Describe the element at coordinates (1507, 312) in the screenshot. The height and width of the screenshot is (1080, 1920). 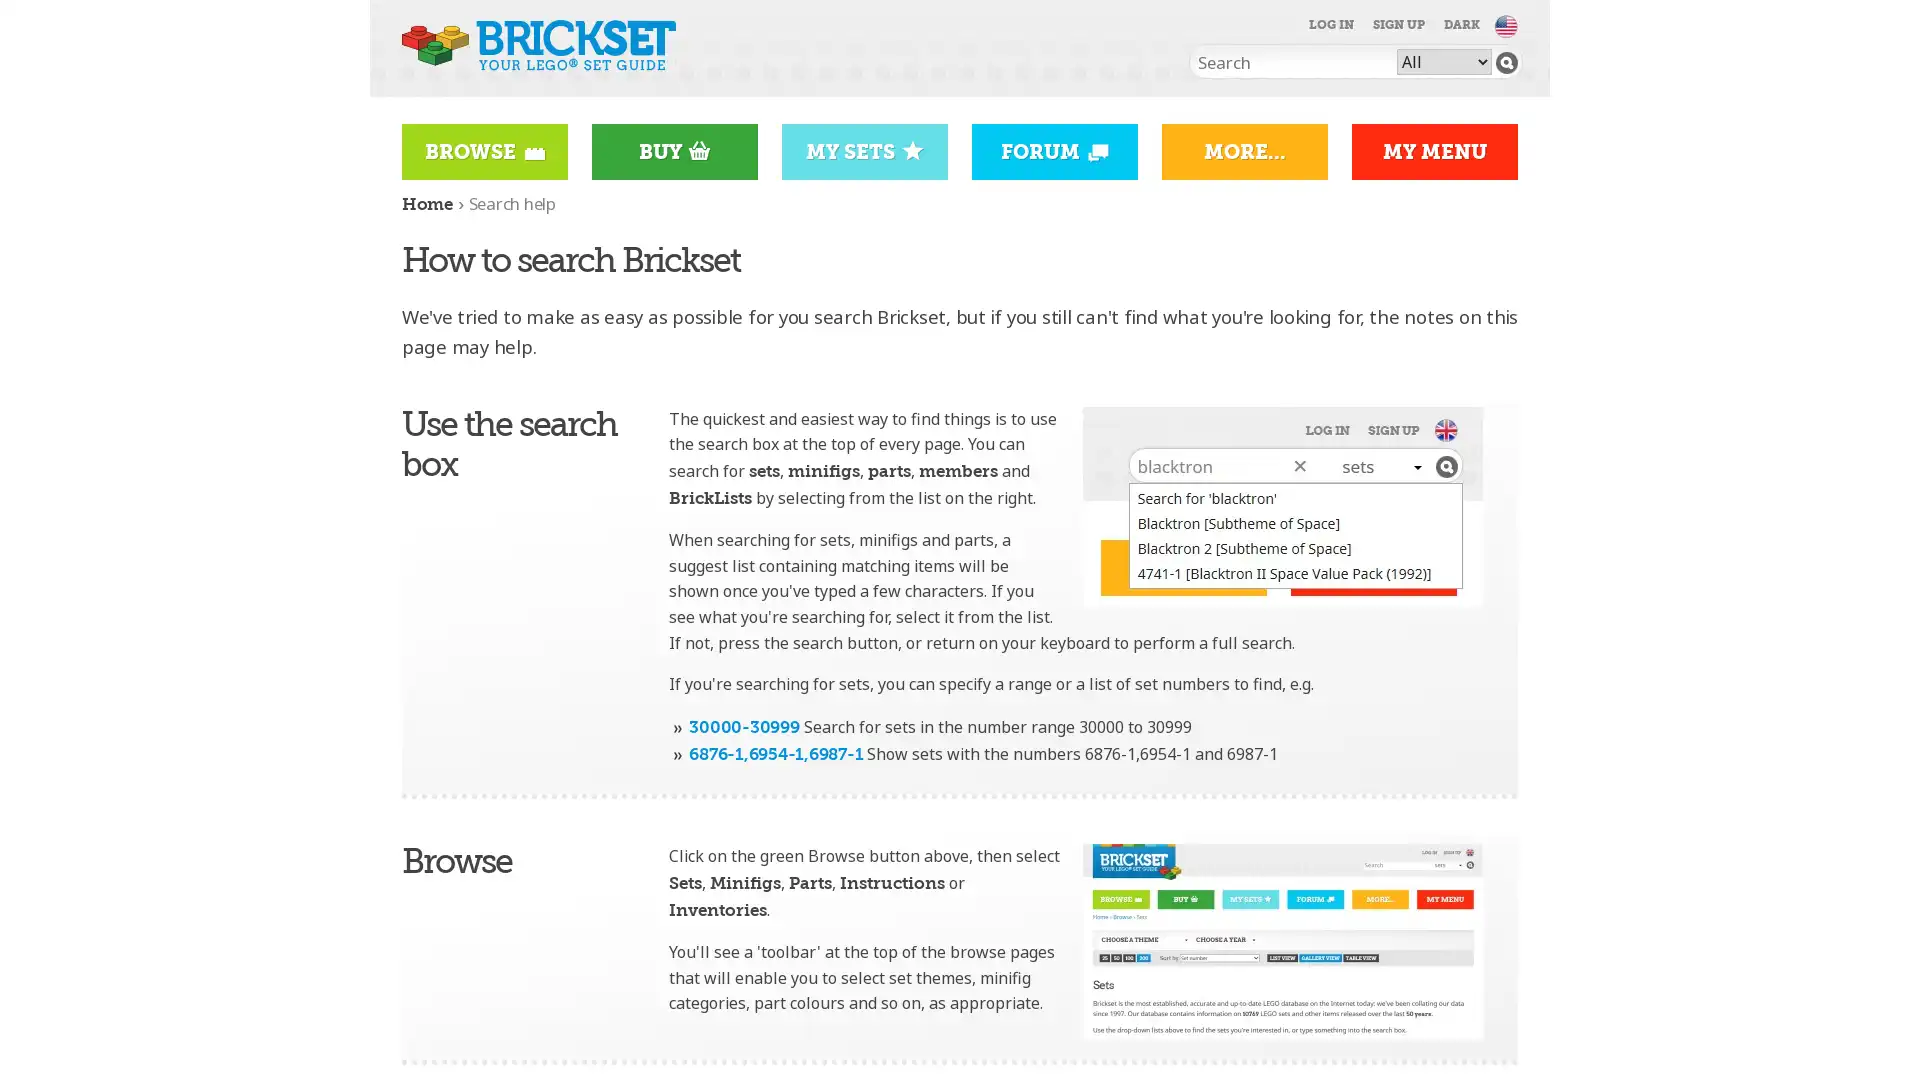
I see `Go` at that location.